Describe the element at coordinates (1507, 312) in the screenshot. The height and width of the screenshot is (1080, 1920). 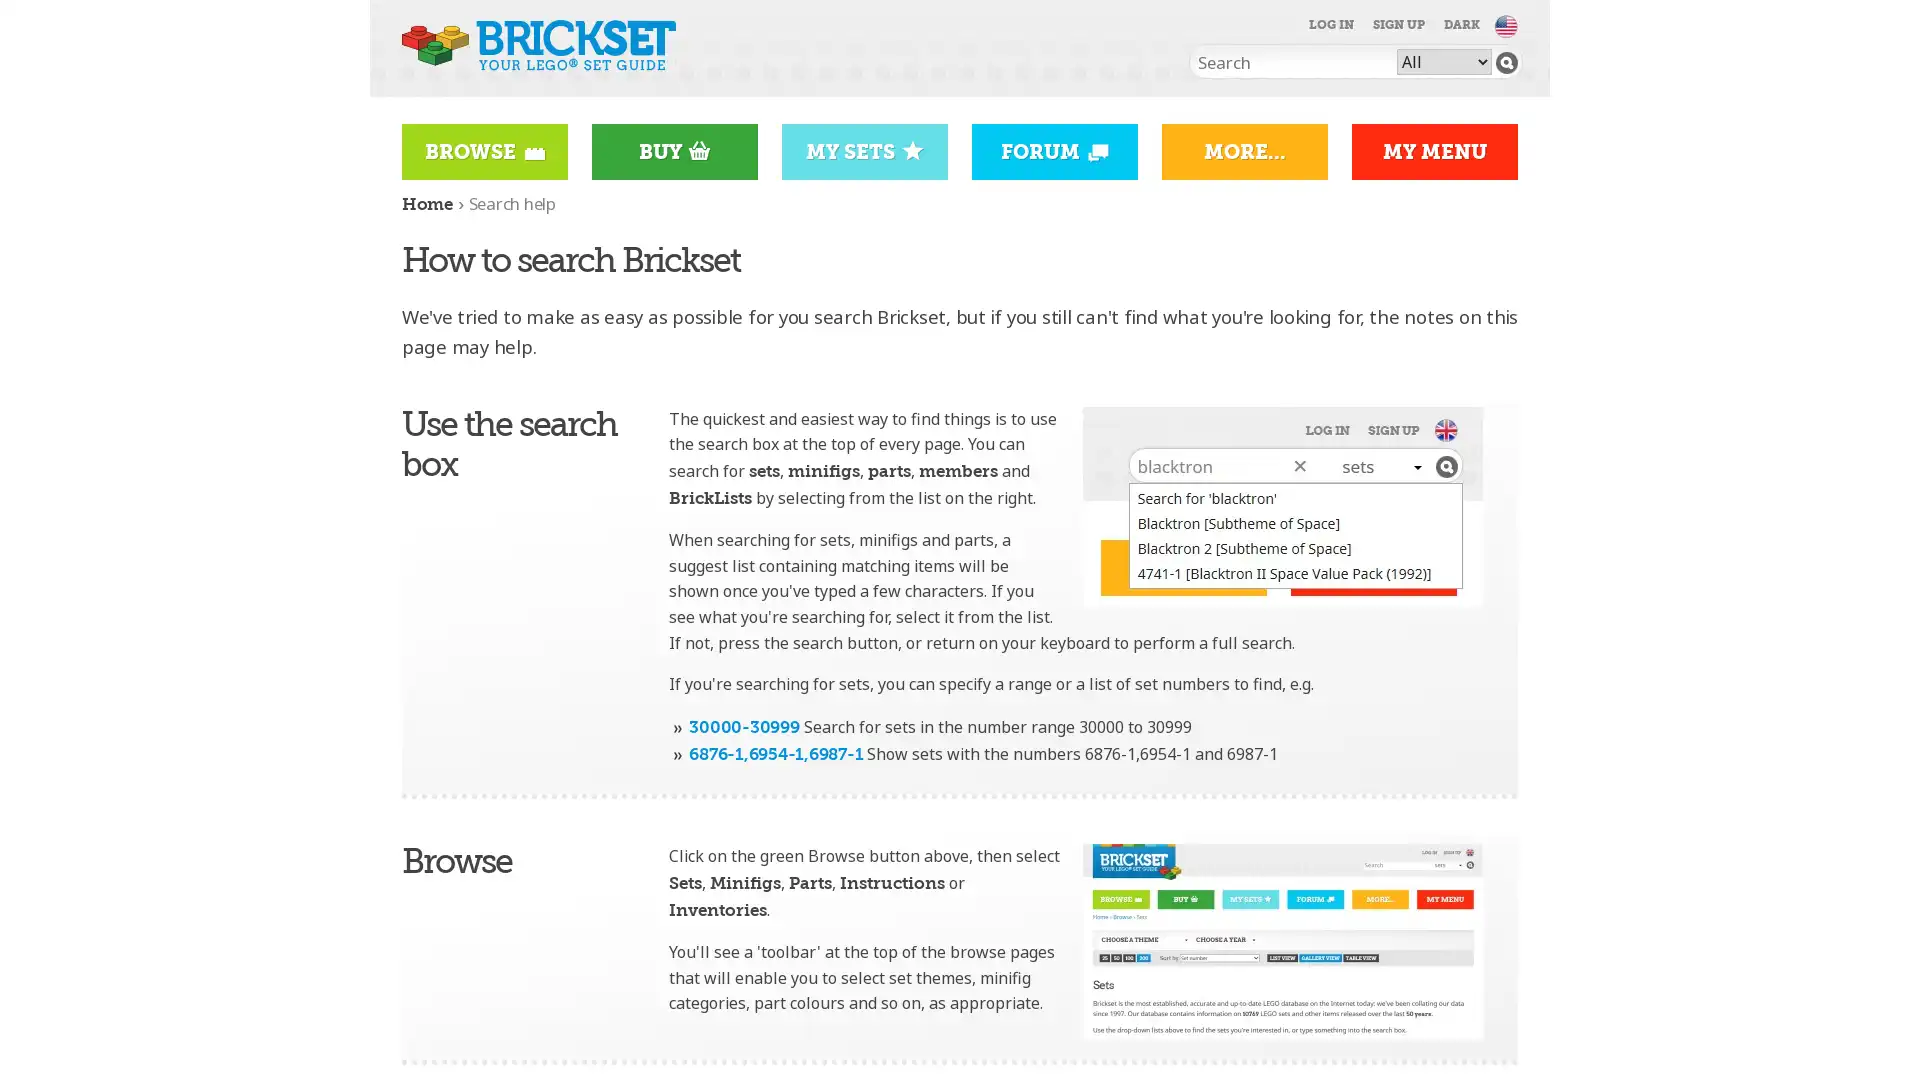
I see `Go` at that location.